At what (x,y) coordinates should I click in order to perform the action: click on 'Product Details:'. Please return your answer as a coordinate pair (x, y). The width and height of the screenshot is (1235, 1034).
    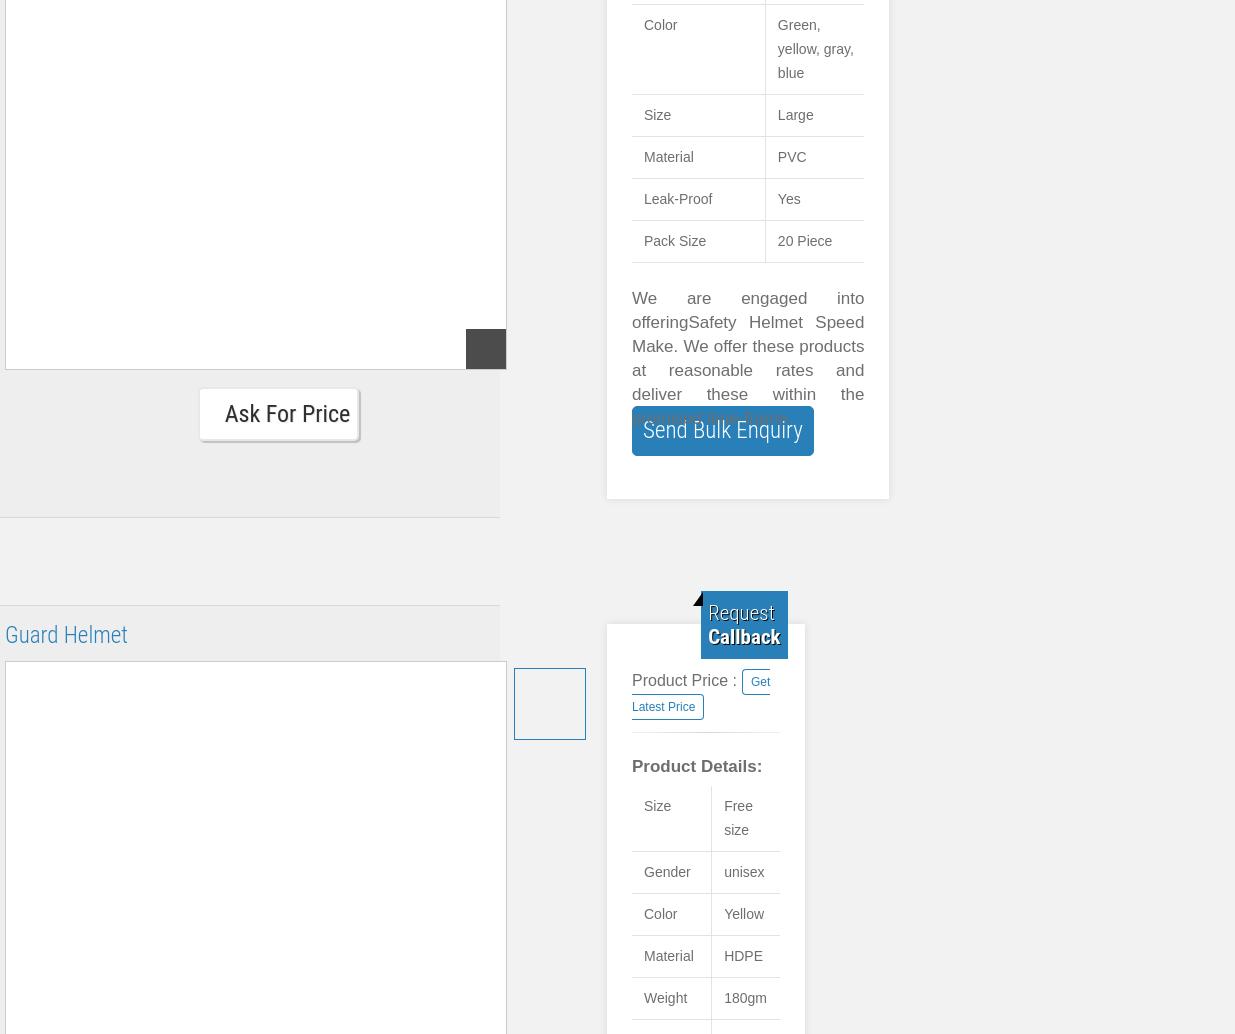
    Looking at the image, I should click on (697, 766).